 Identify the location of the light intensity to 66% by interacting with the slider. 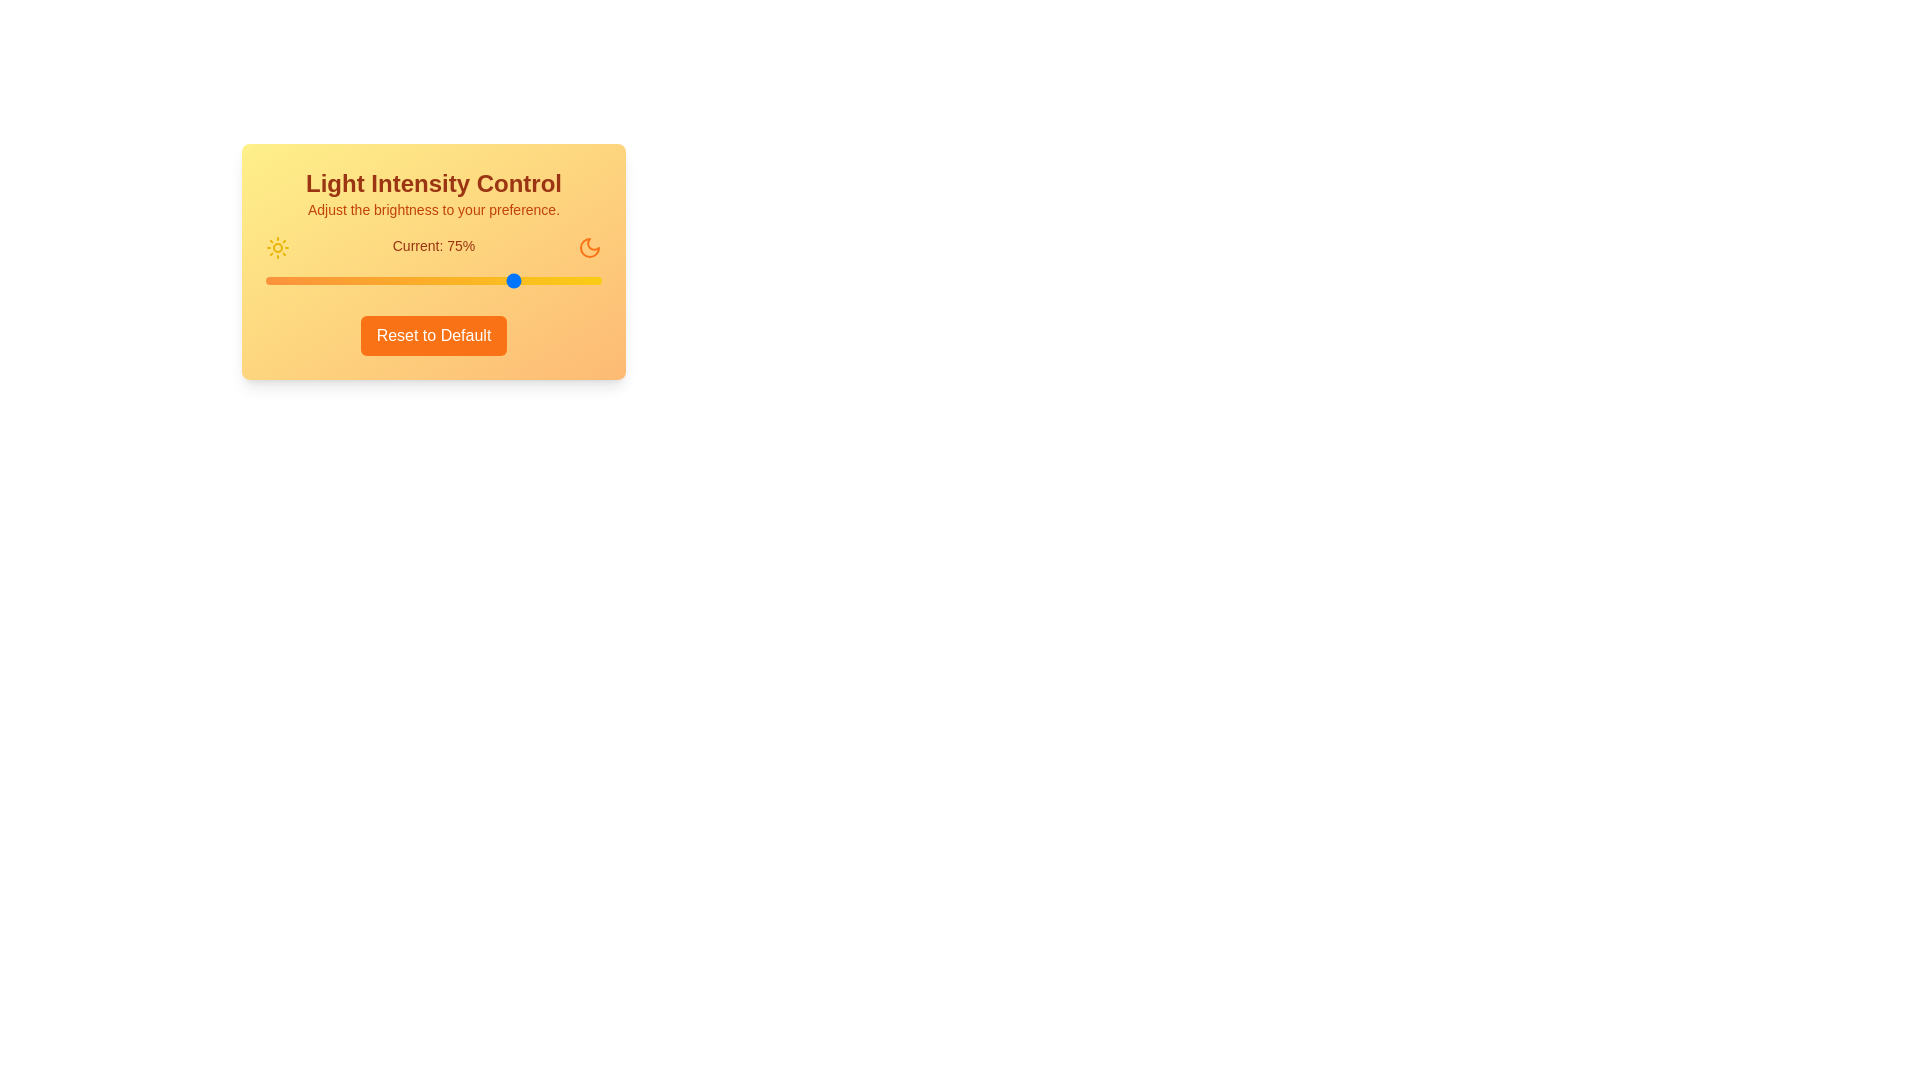
(487, 281).